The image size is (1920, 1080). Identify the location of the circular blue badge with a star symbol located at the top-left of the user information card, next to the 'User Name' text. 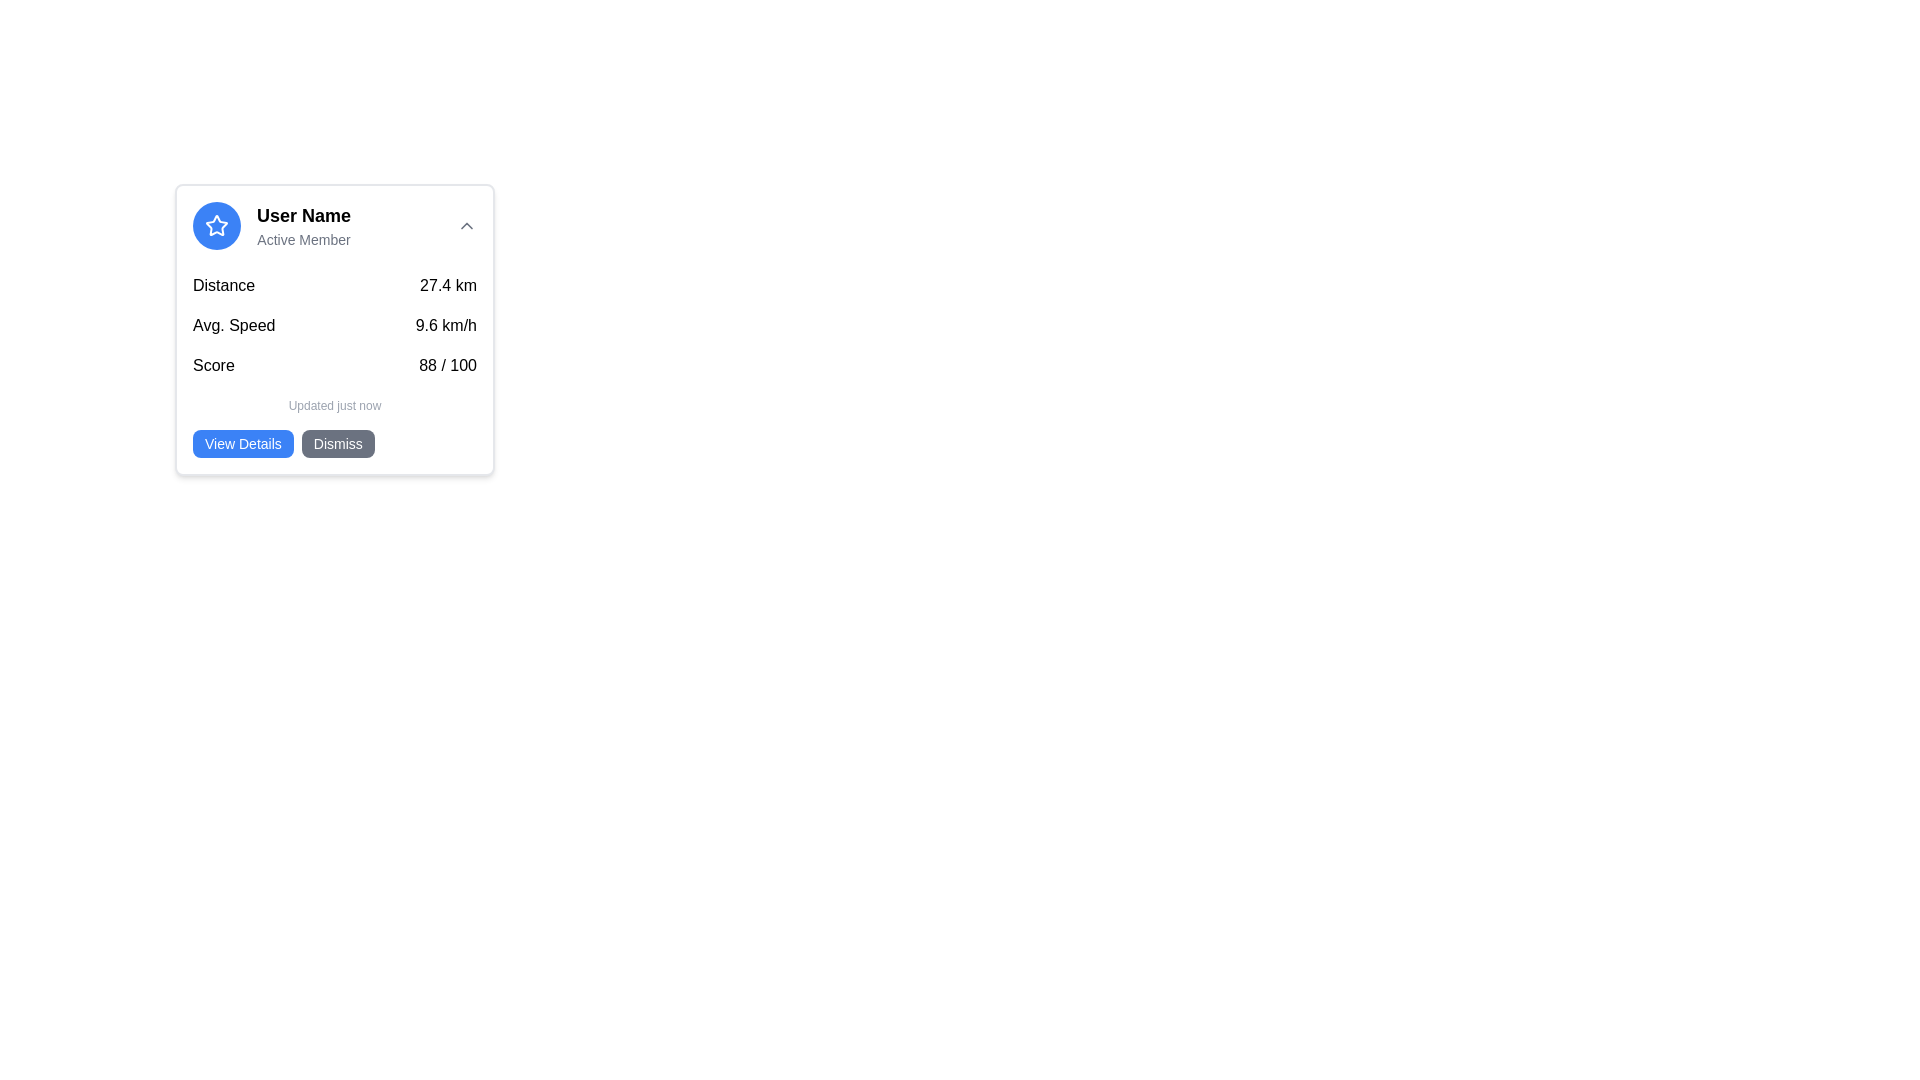
(216, 225).